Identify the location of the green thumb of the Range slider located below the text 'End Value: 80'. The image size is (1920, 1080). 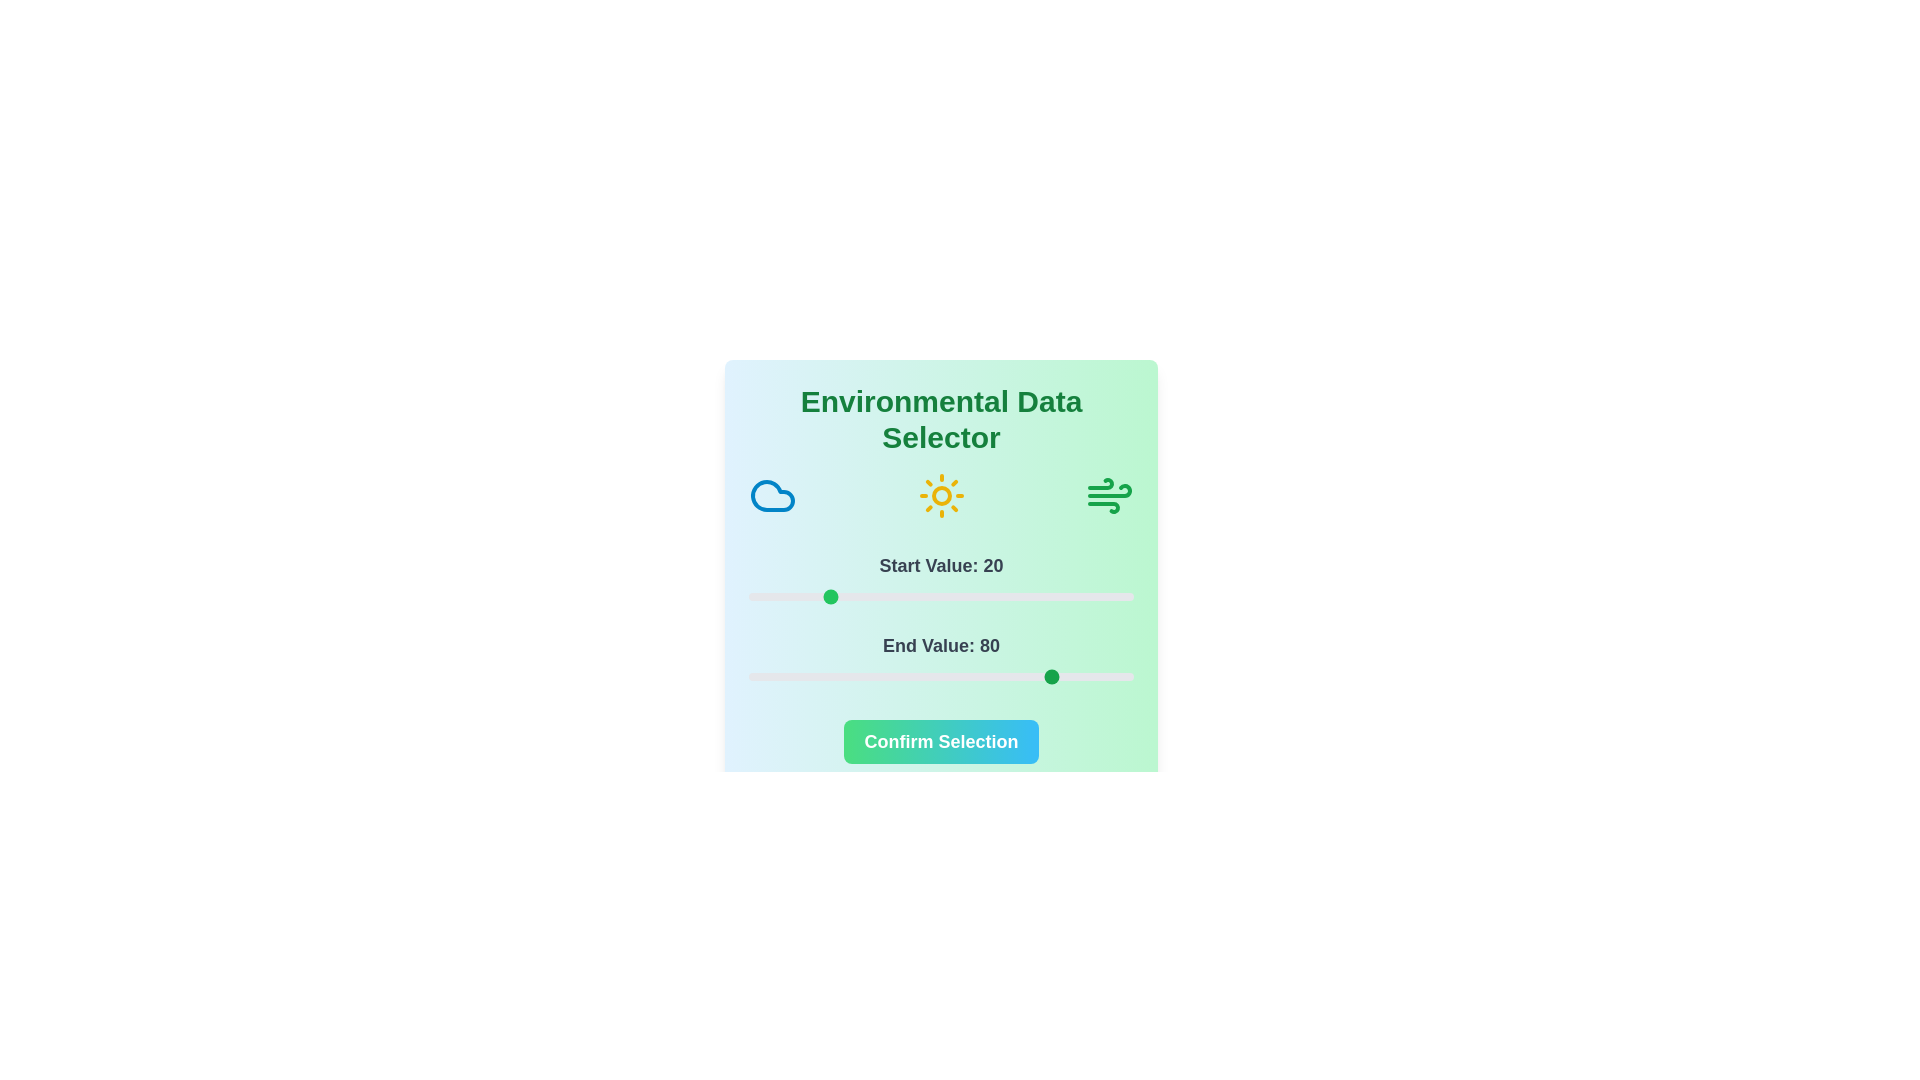
(940, 676).